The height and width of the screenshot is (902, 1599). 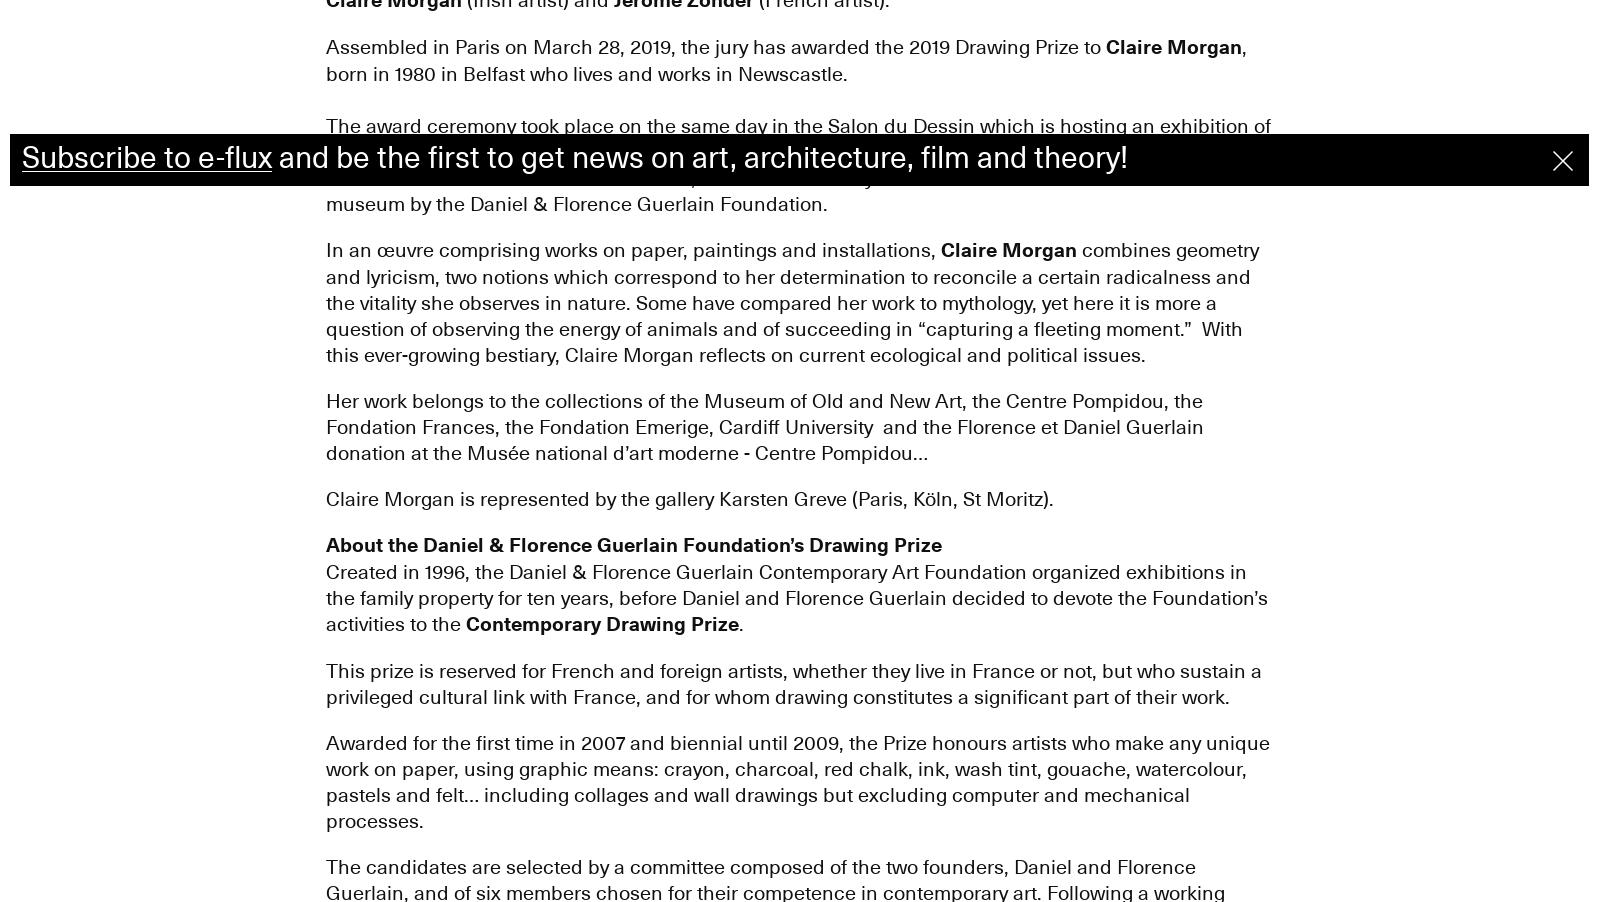 I want to click on 'Subscribe to e-flux', so click(x=145, y=157).